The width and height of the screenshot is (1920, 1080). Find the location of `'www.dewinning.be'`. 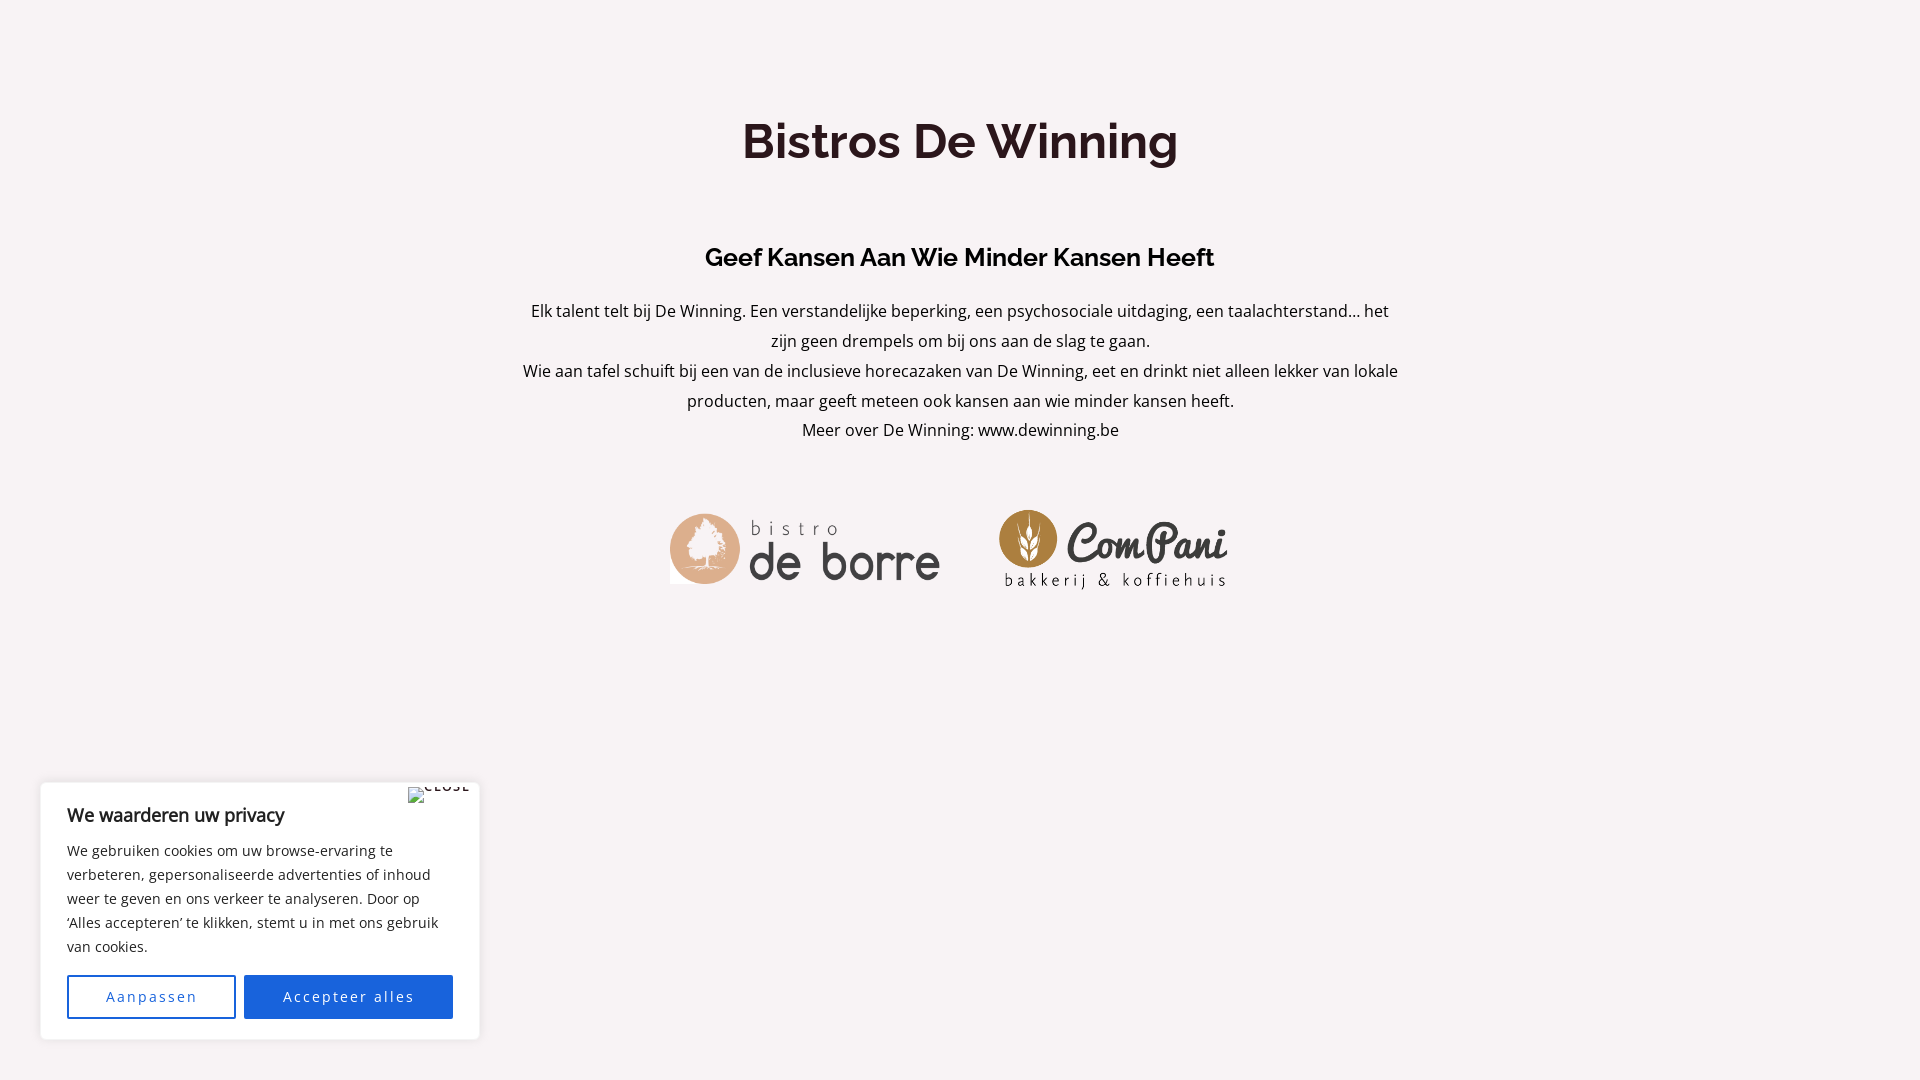

'www.dewinning.be' is located at coordinates (978, 428).